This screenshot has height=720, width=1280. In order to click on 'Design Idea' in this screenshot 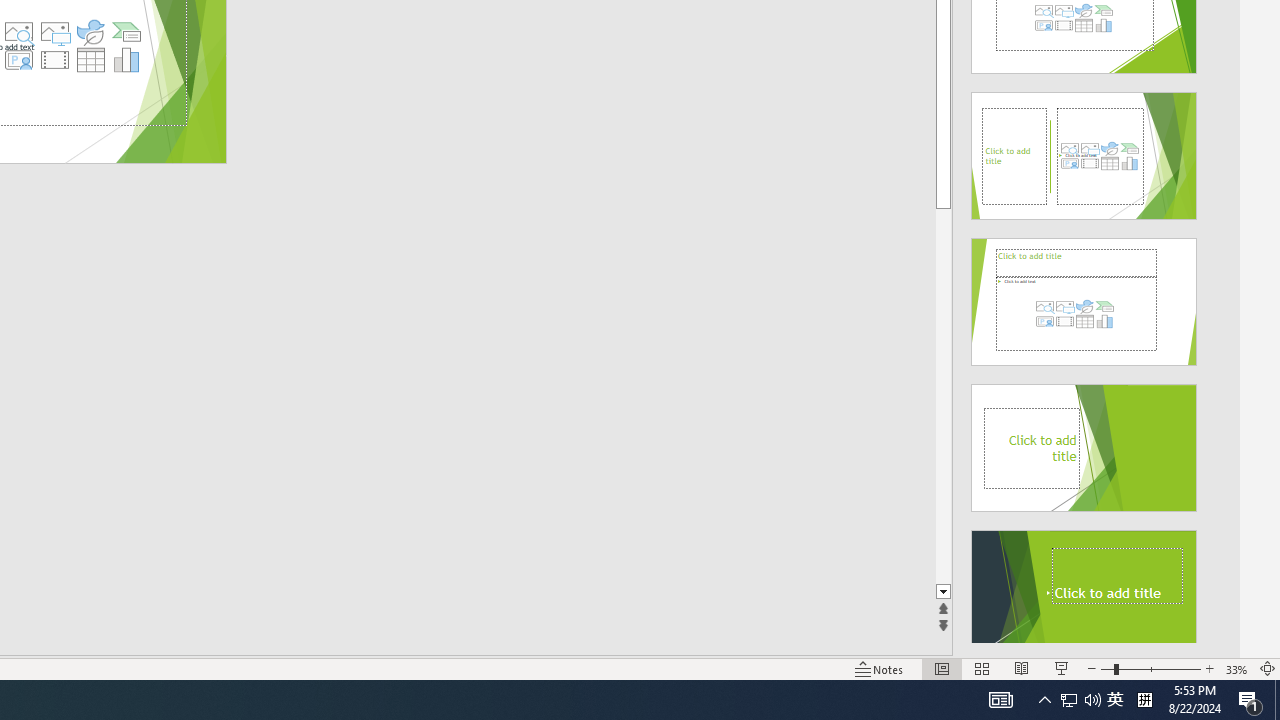, I will do `click(1083, 586)`.